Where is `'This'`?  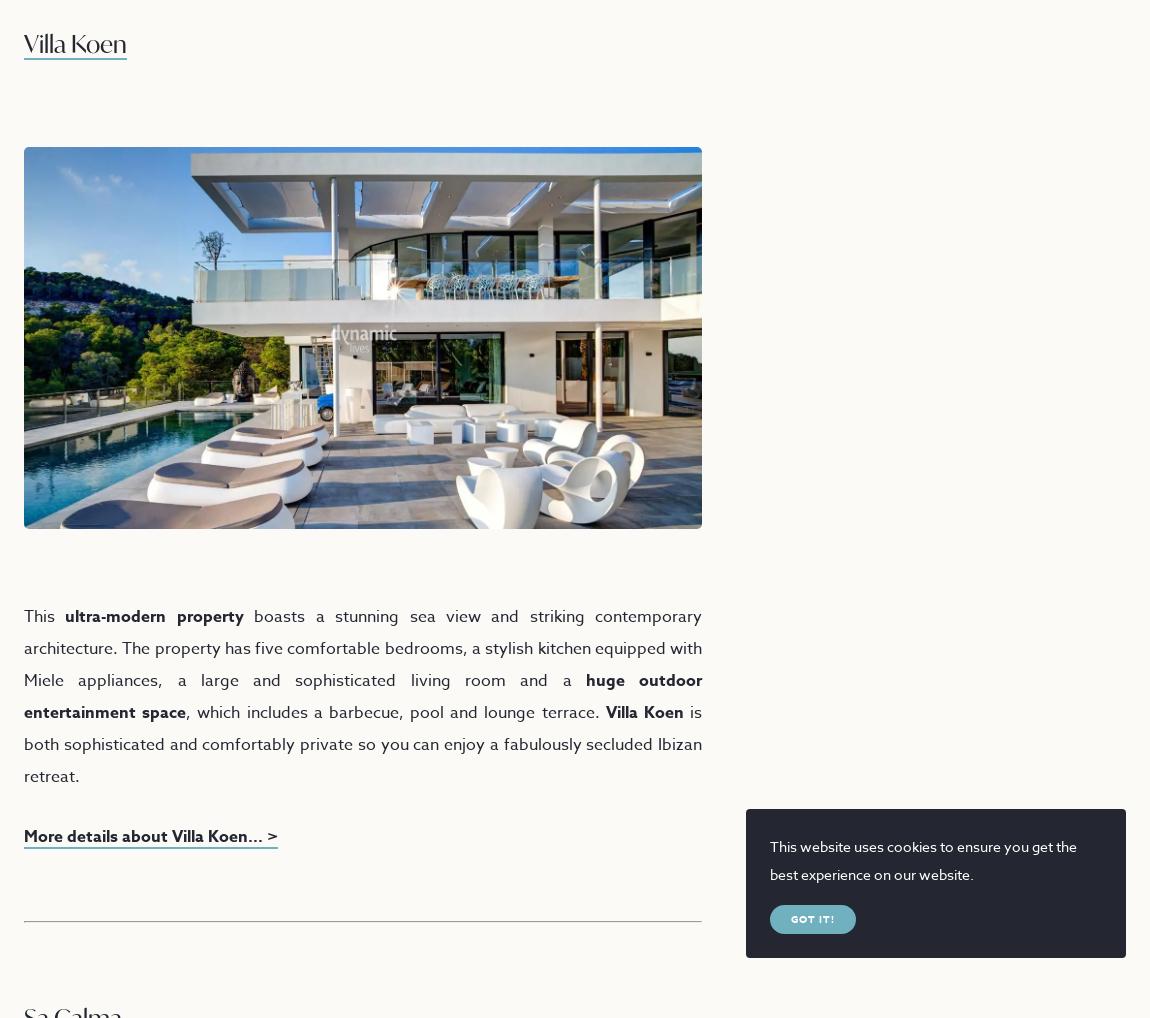 'This' is located at coordinates (23, 614).